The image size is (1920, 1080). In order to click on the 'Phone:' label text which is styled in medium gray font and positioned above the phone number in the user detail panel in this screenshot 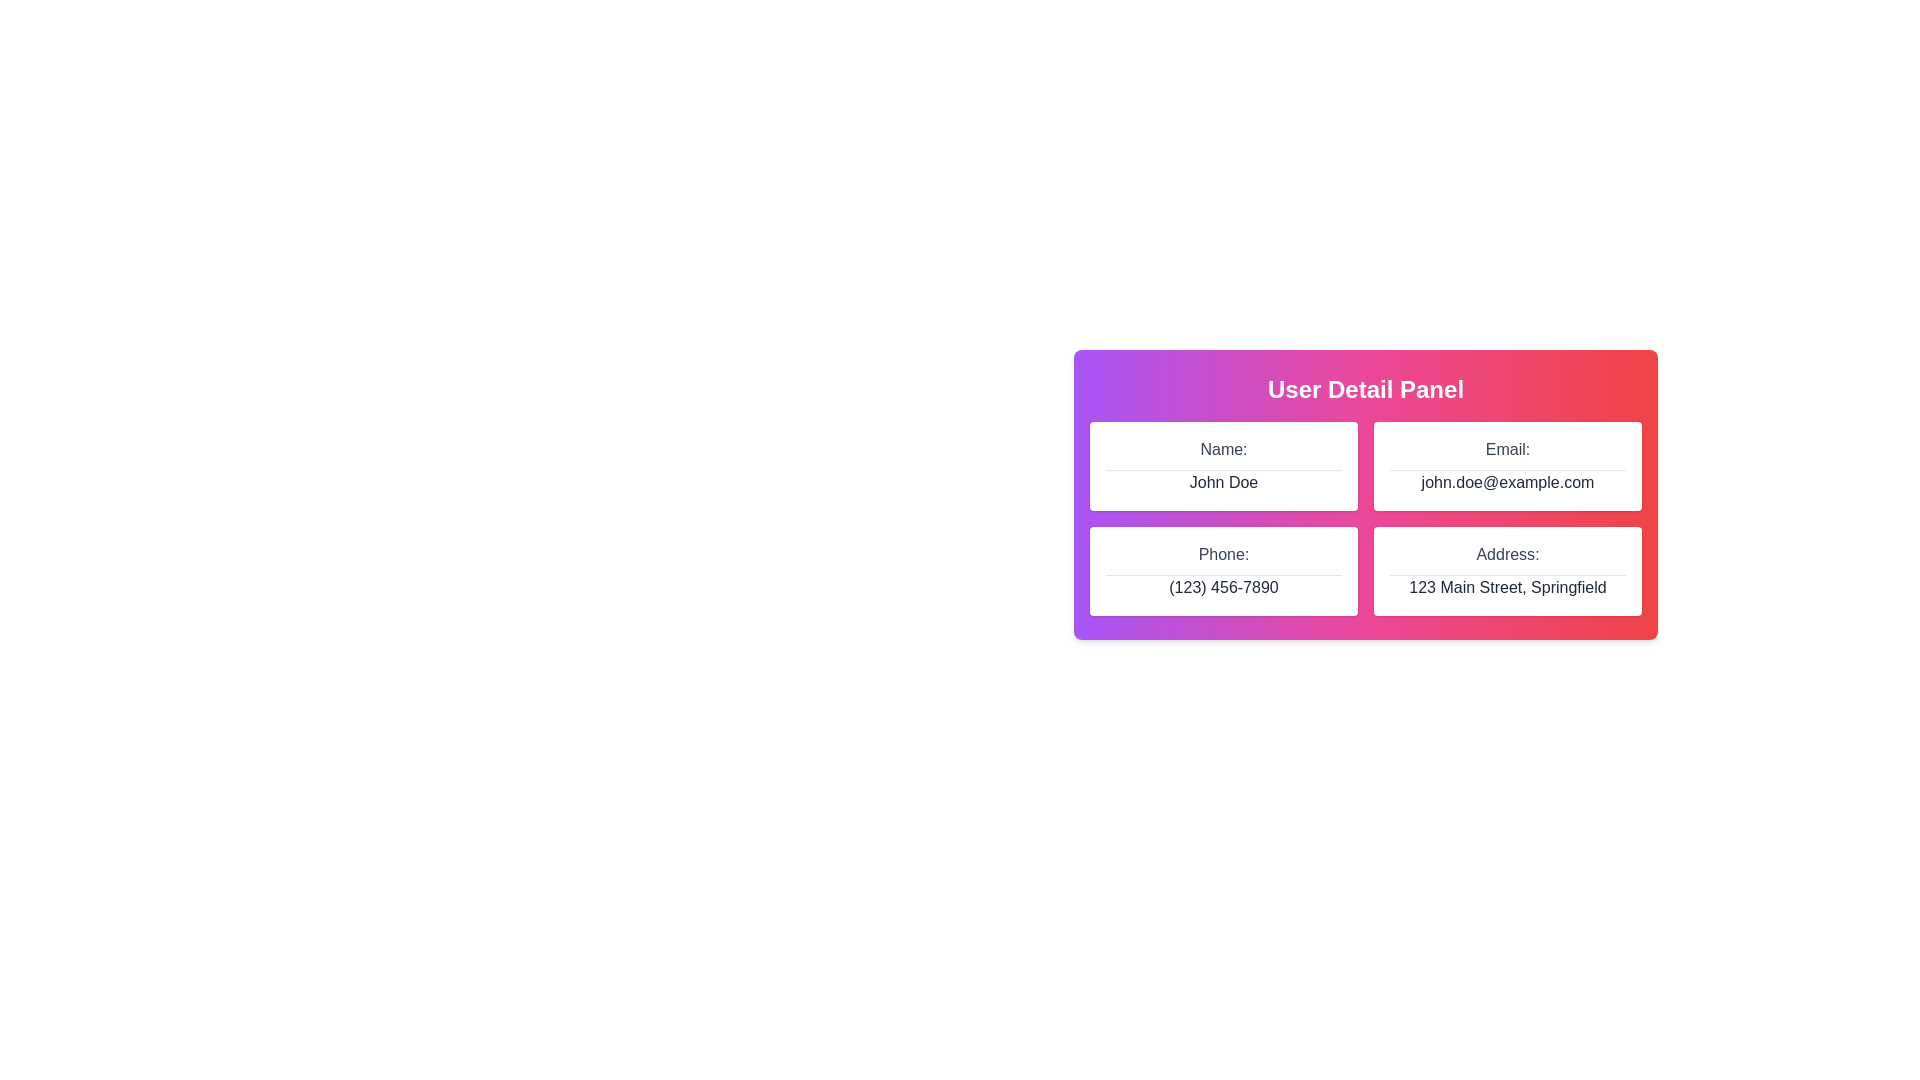, I will do `click(1223, 555)`.